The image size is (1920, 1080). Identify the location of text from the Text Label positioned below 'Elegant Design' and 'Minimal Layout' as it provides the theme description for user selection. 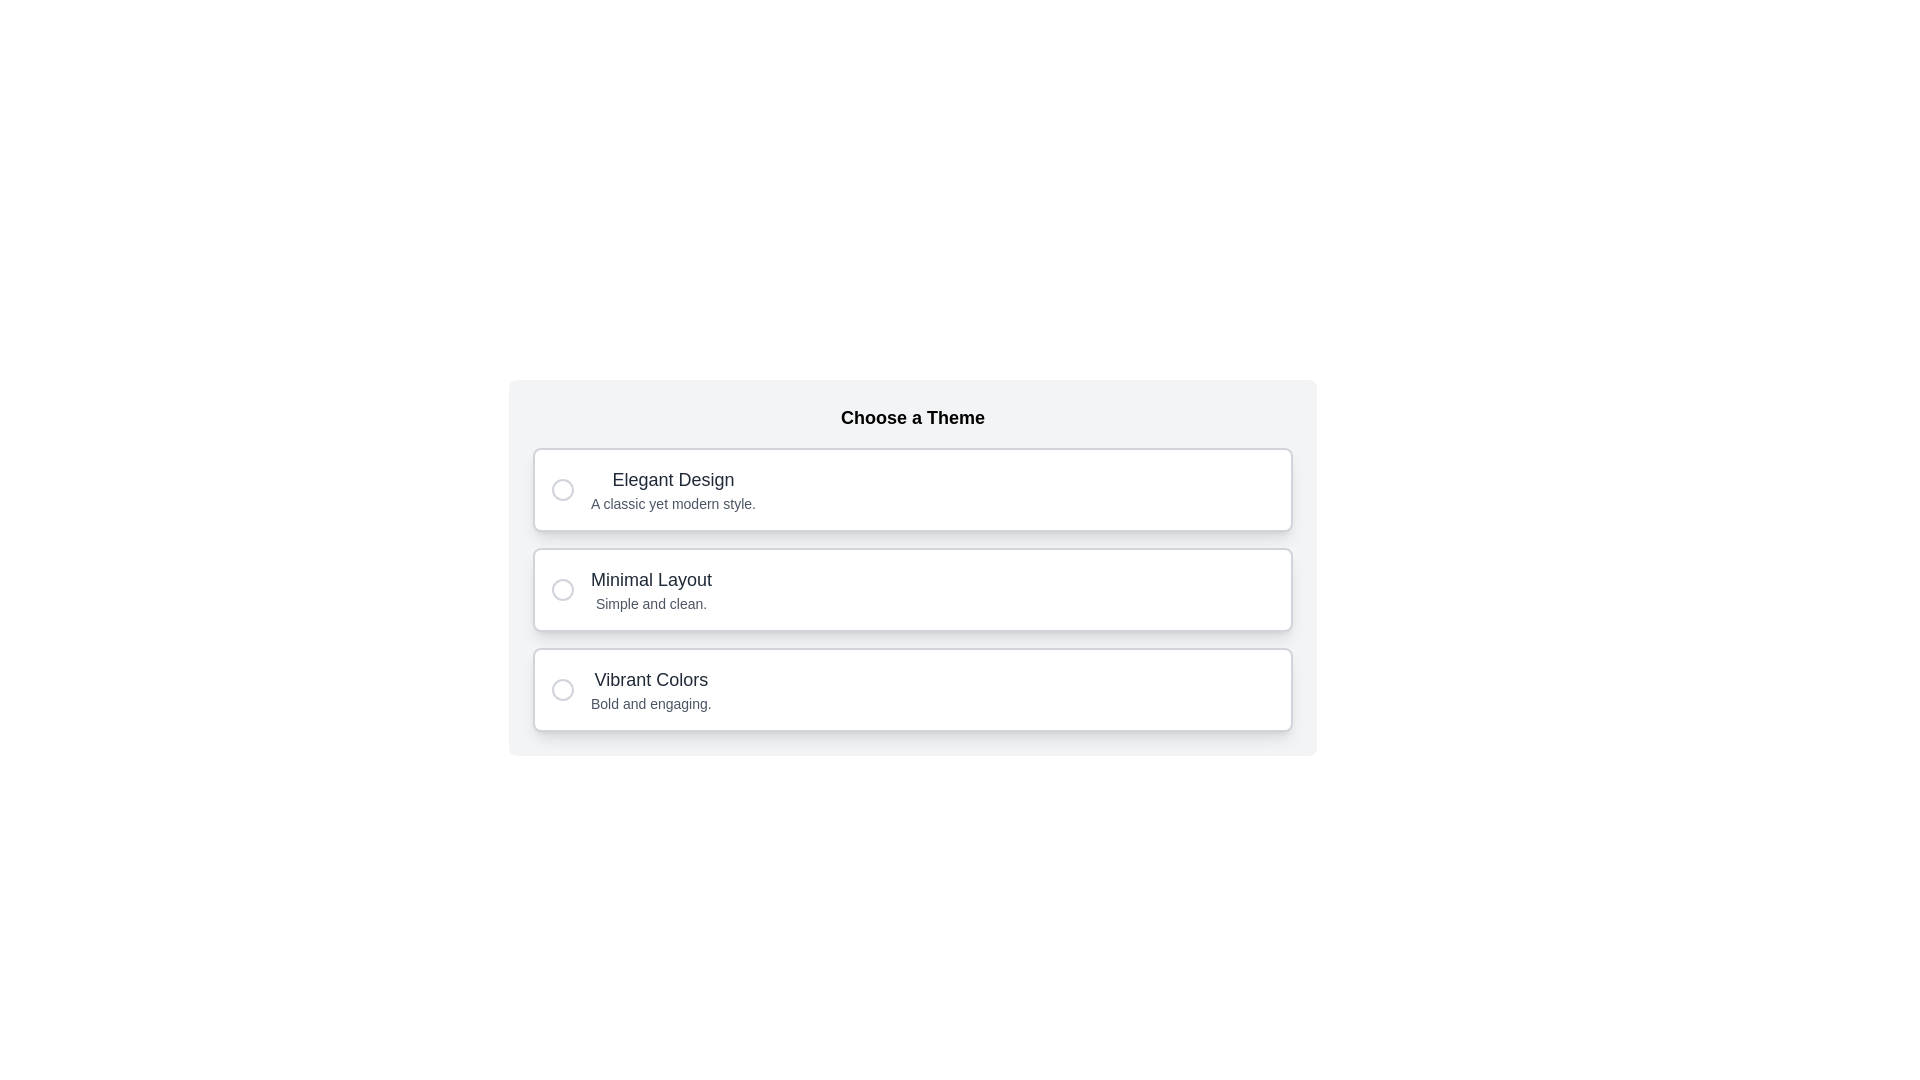
(651, 678).